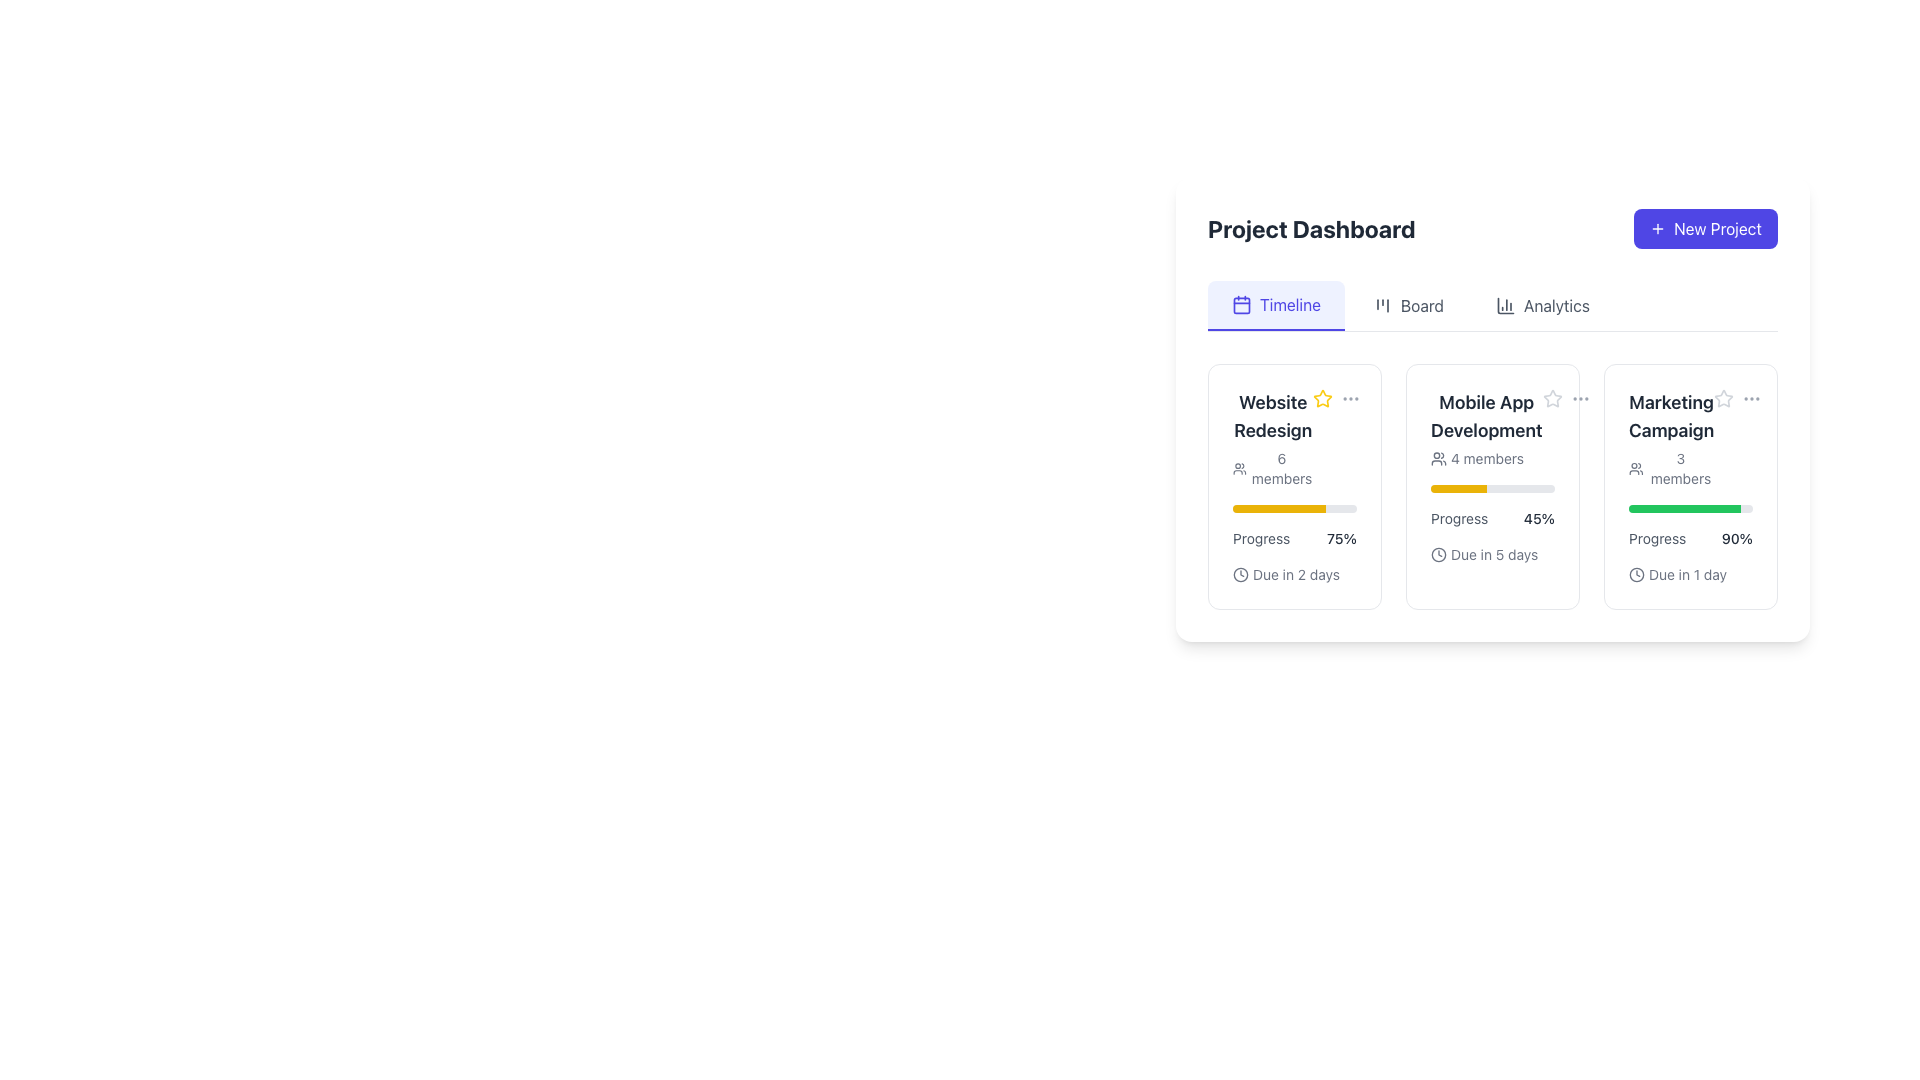 This screenshot has width=1920, height=1080. Describe the element at coordinates (1272, 438) in the screenshot. I see `project name 'Website Redesign' and member count displayed in the text element located in the top-left section of the first card in the 'Timeline' view's project list` at that location.